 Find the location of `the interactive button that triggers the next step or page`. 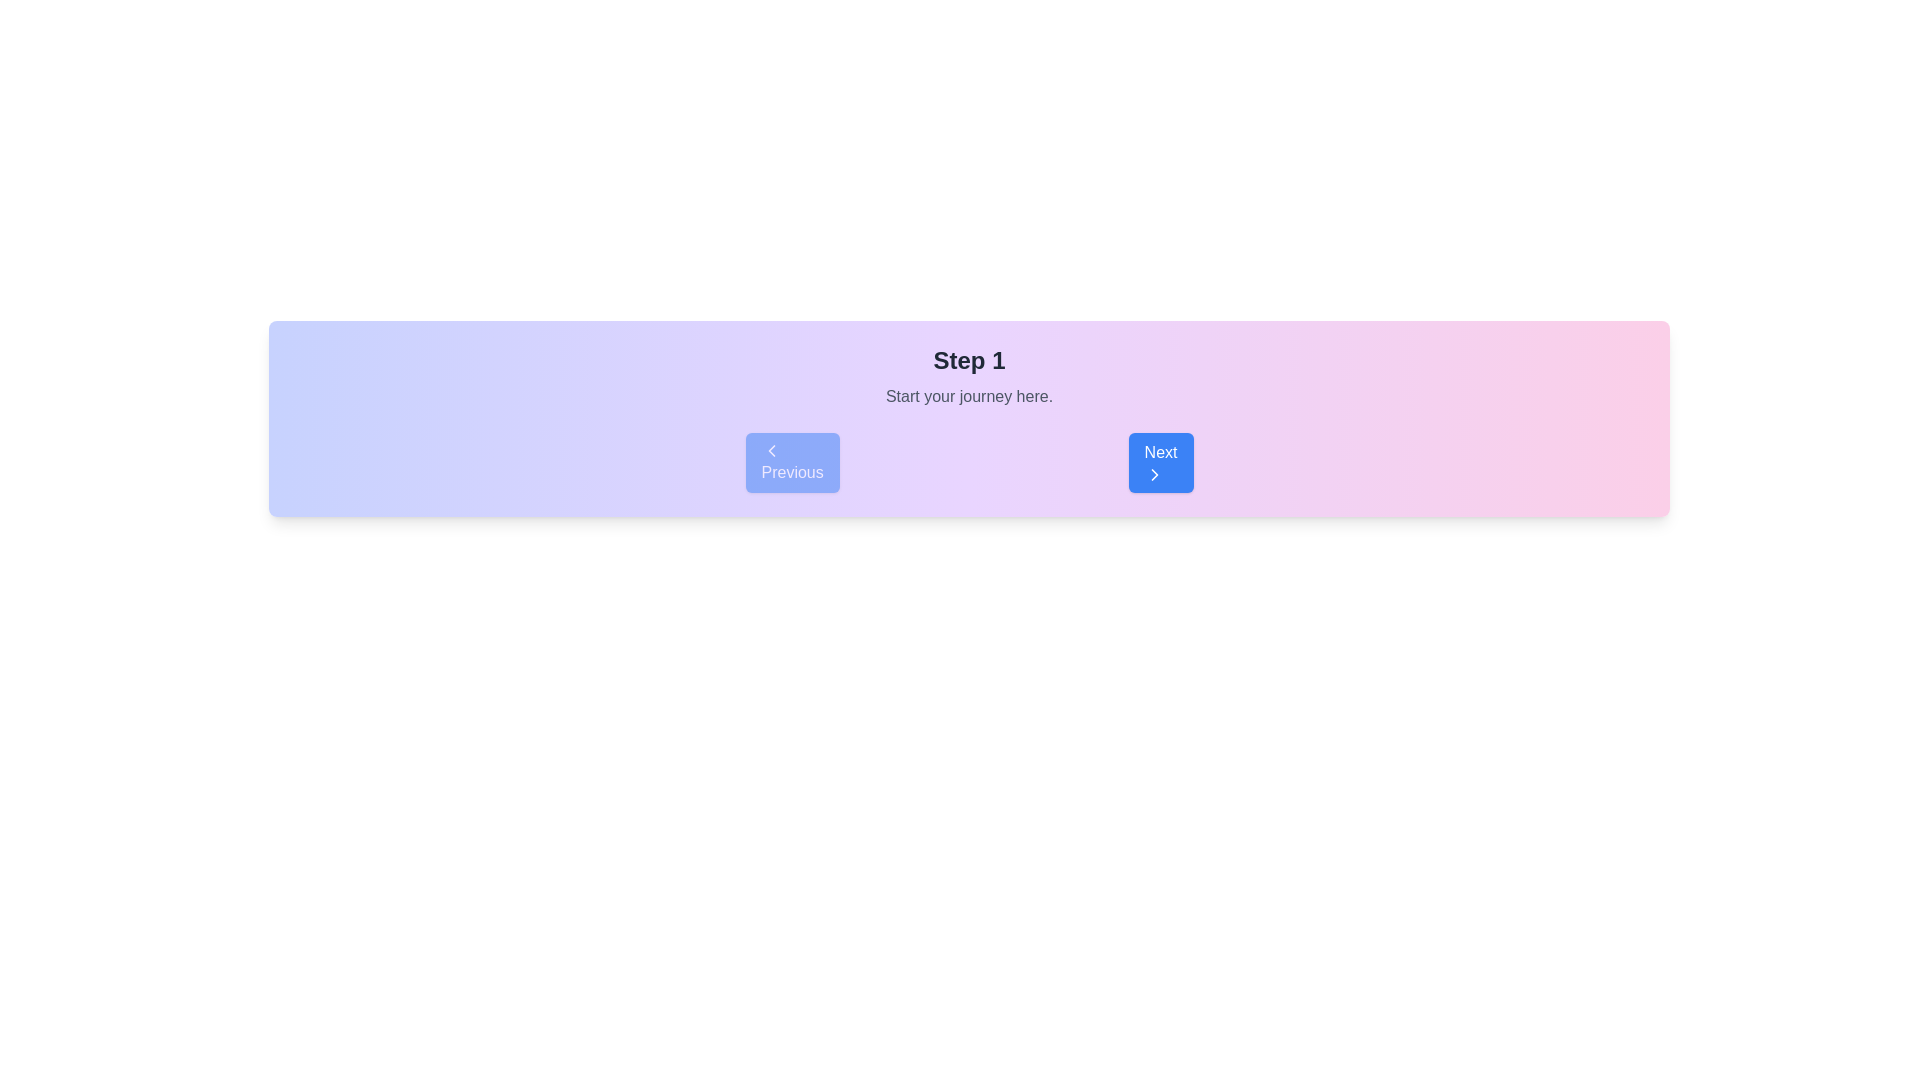

the interactive button that triggers the next step or page is located at coordinates (1161, 462).